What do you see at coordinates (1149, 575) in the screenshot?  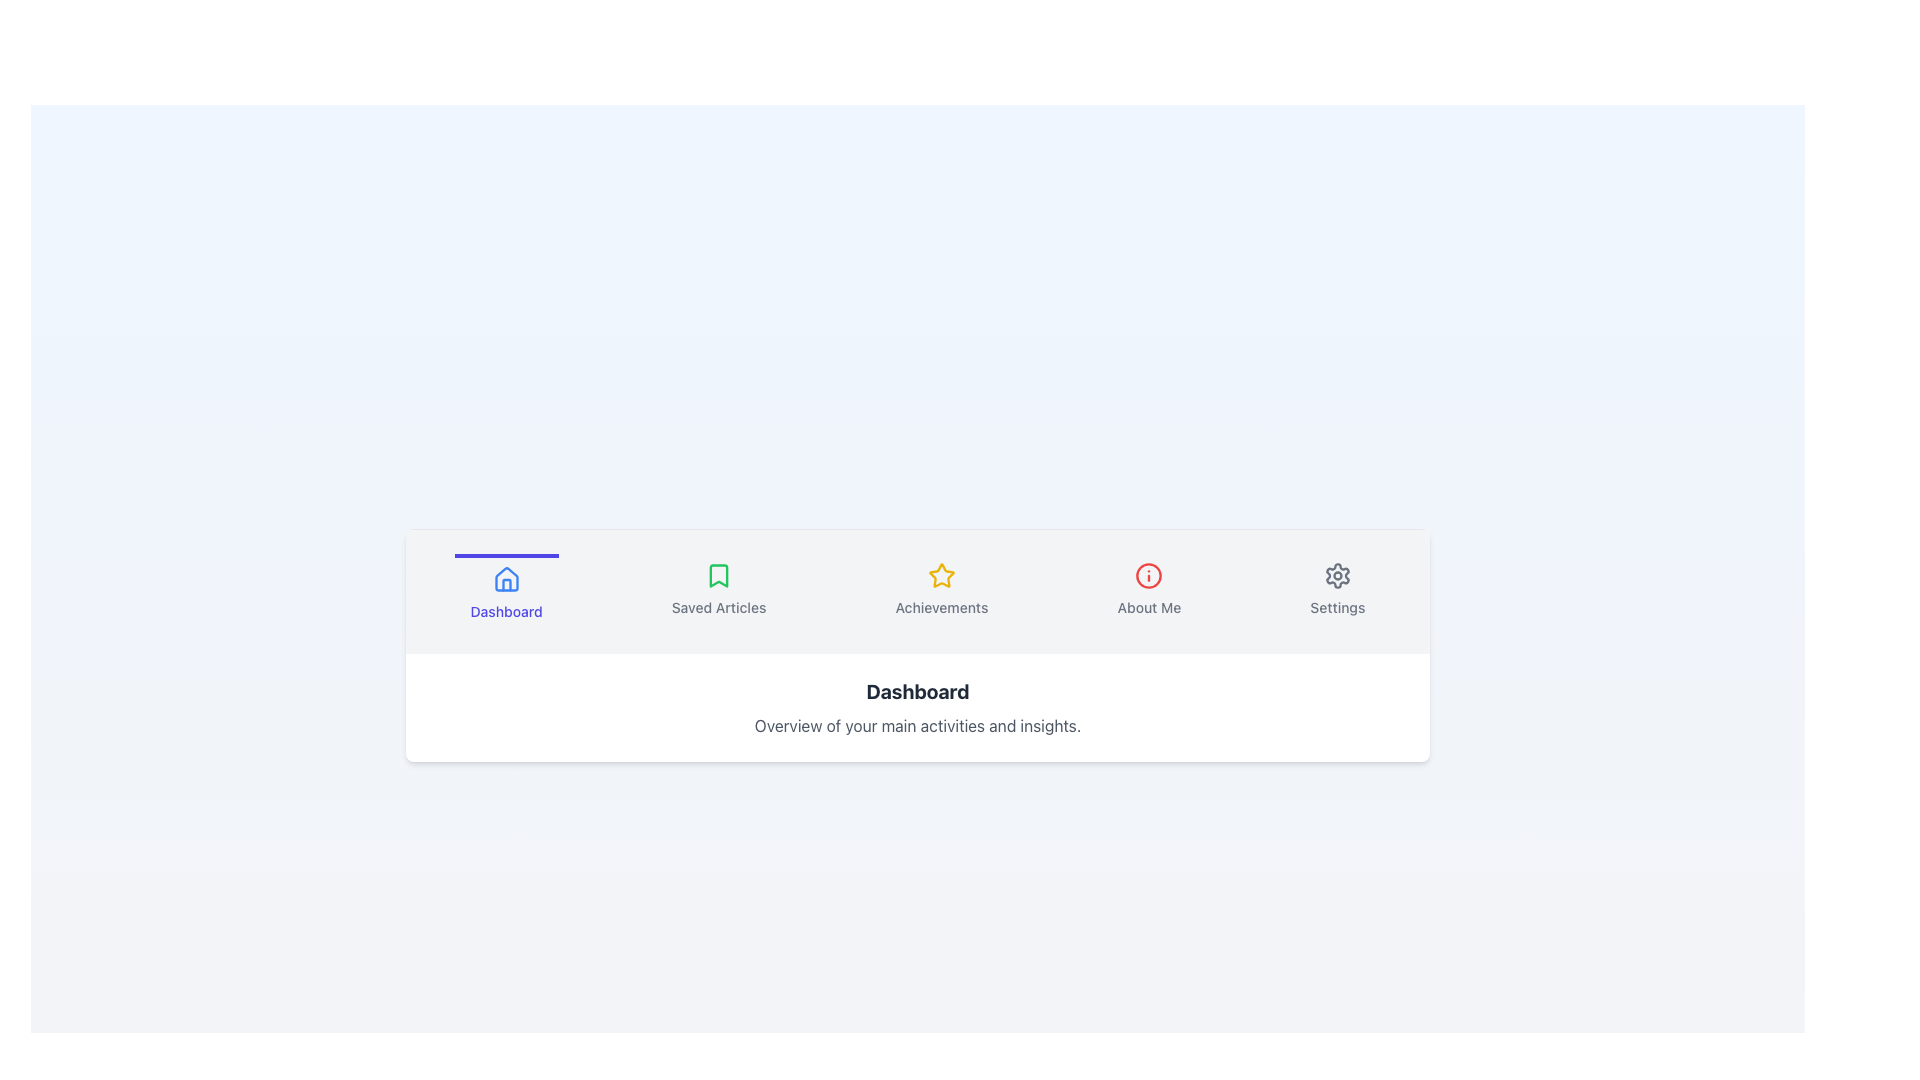 I see `the informational icon located in the navigation bar above the 'About Me' text label` at bounding box center [1149, 575].